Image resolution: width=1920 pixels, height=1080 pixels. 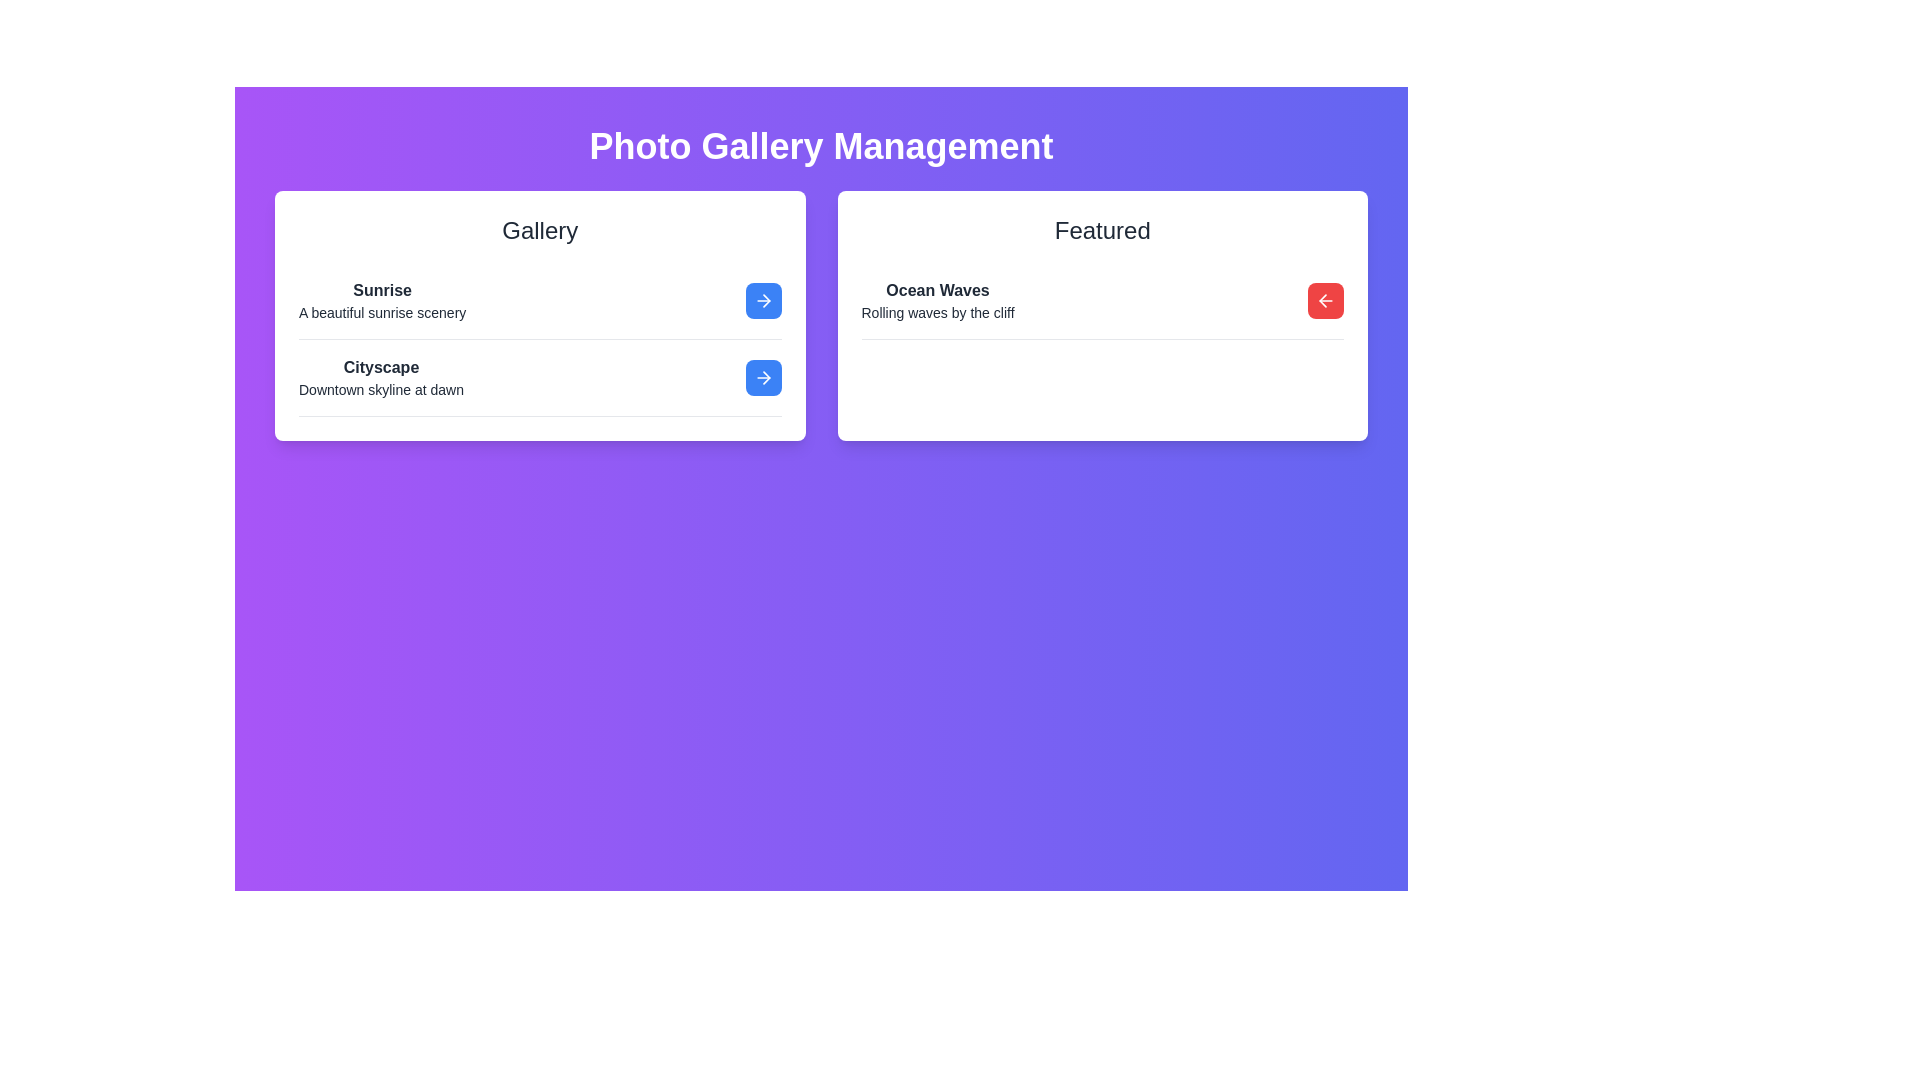 What do you see at coordinates (382, 300) in the screenshot?
I see `the stacked text component labeled 'Sunrise' that describes 'A beautiful sunrise scenery', located in the top-left section of the left card under the 'Gallery' heading` at bounding box center [382, 300].